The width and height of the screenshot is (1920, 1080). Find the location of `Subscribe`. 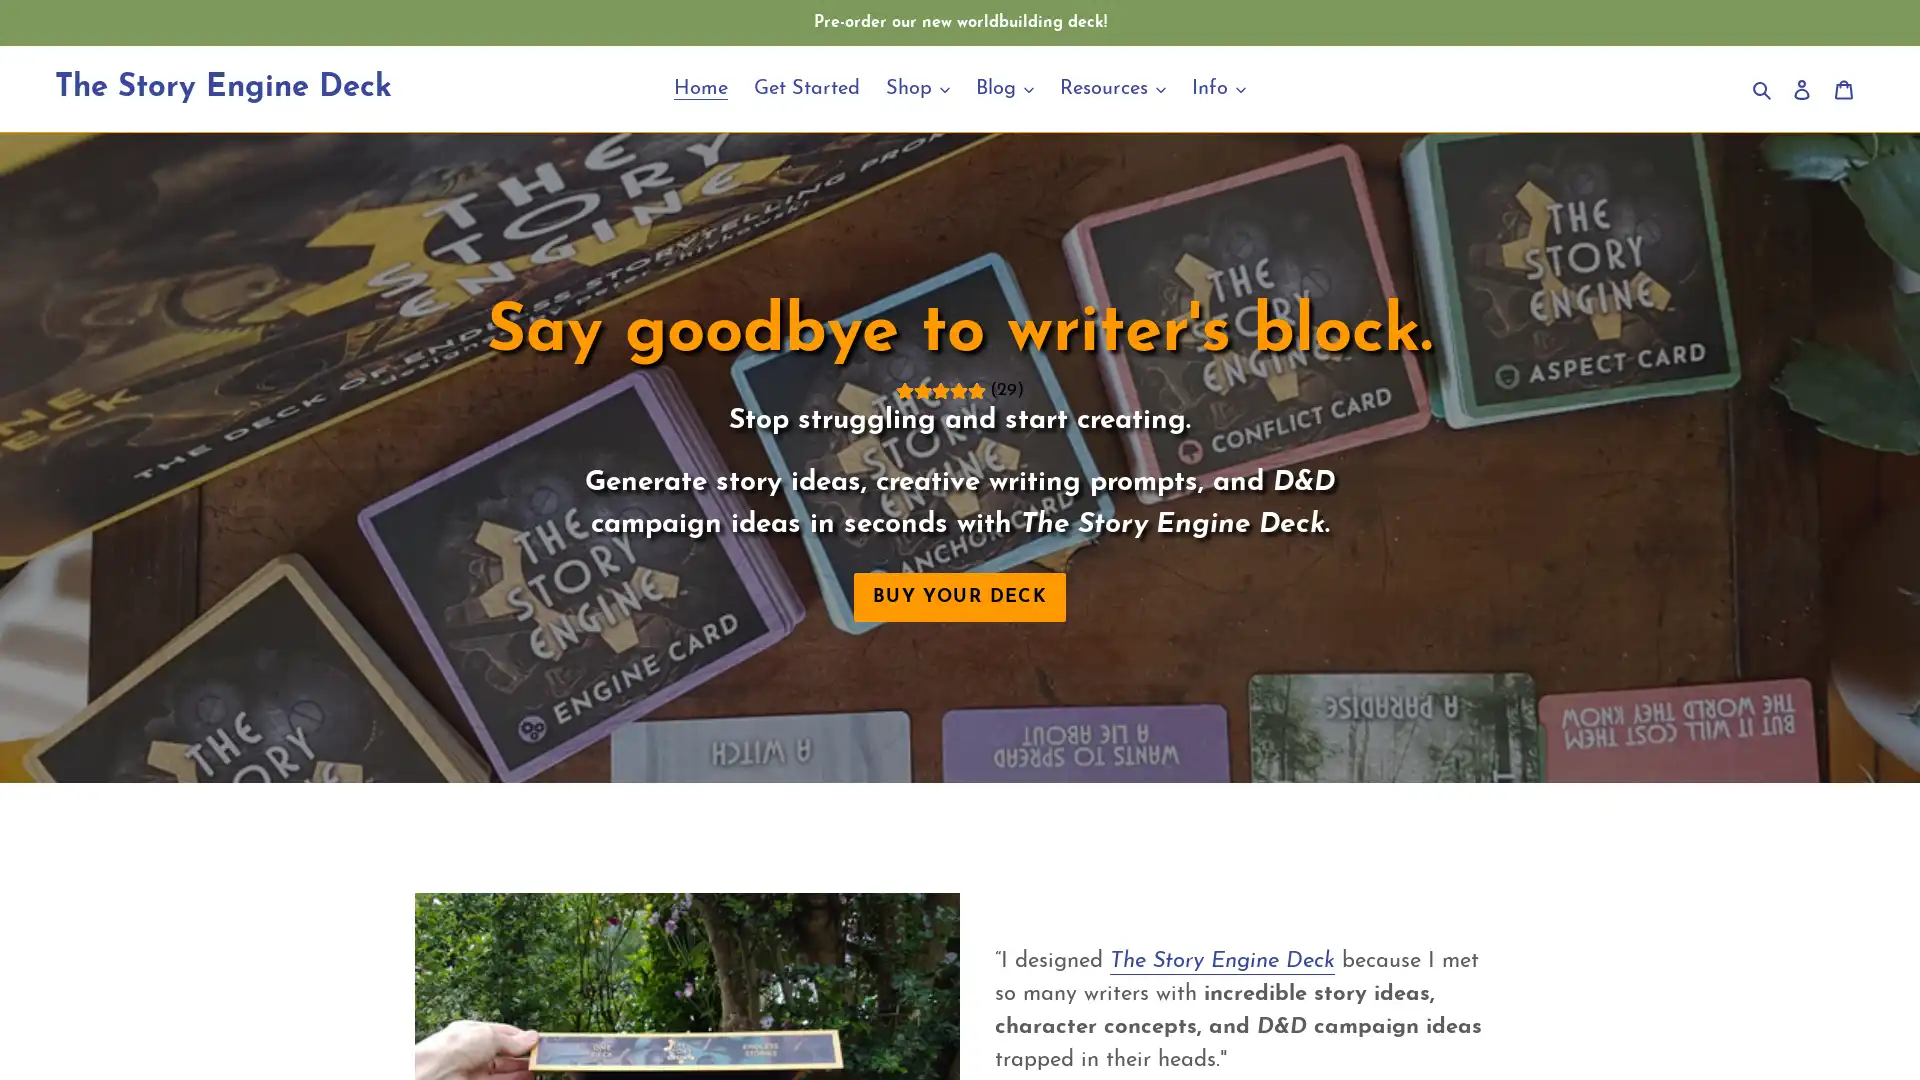

Subscribe is located at coordinates (1098, 744).